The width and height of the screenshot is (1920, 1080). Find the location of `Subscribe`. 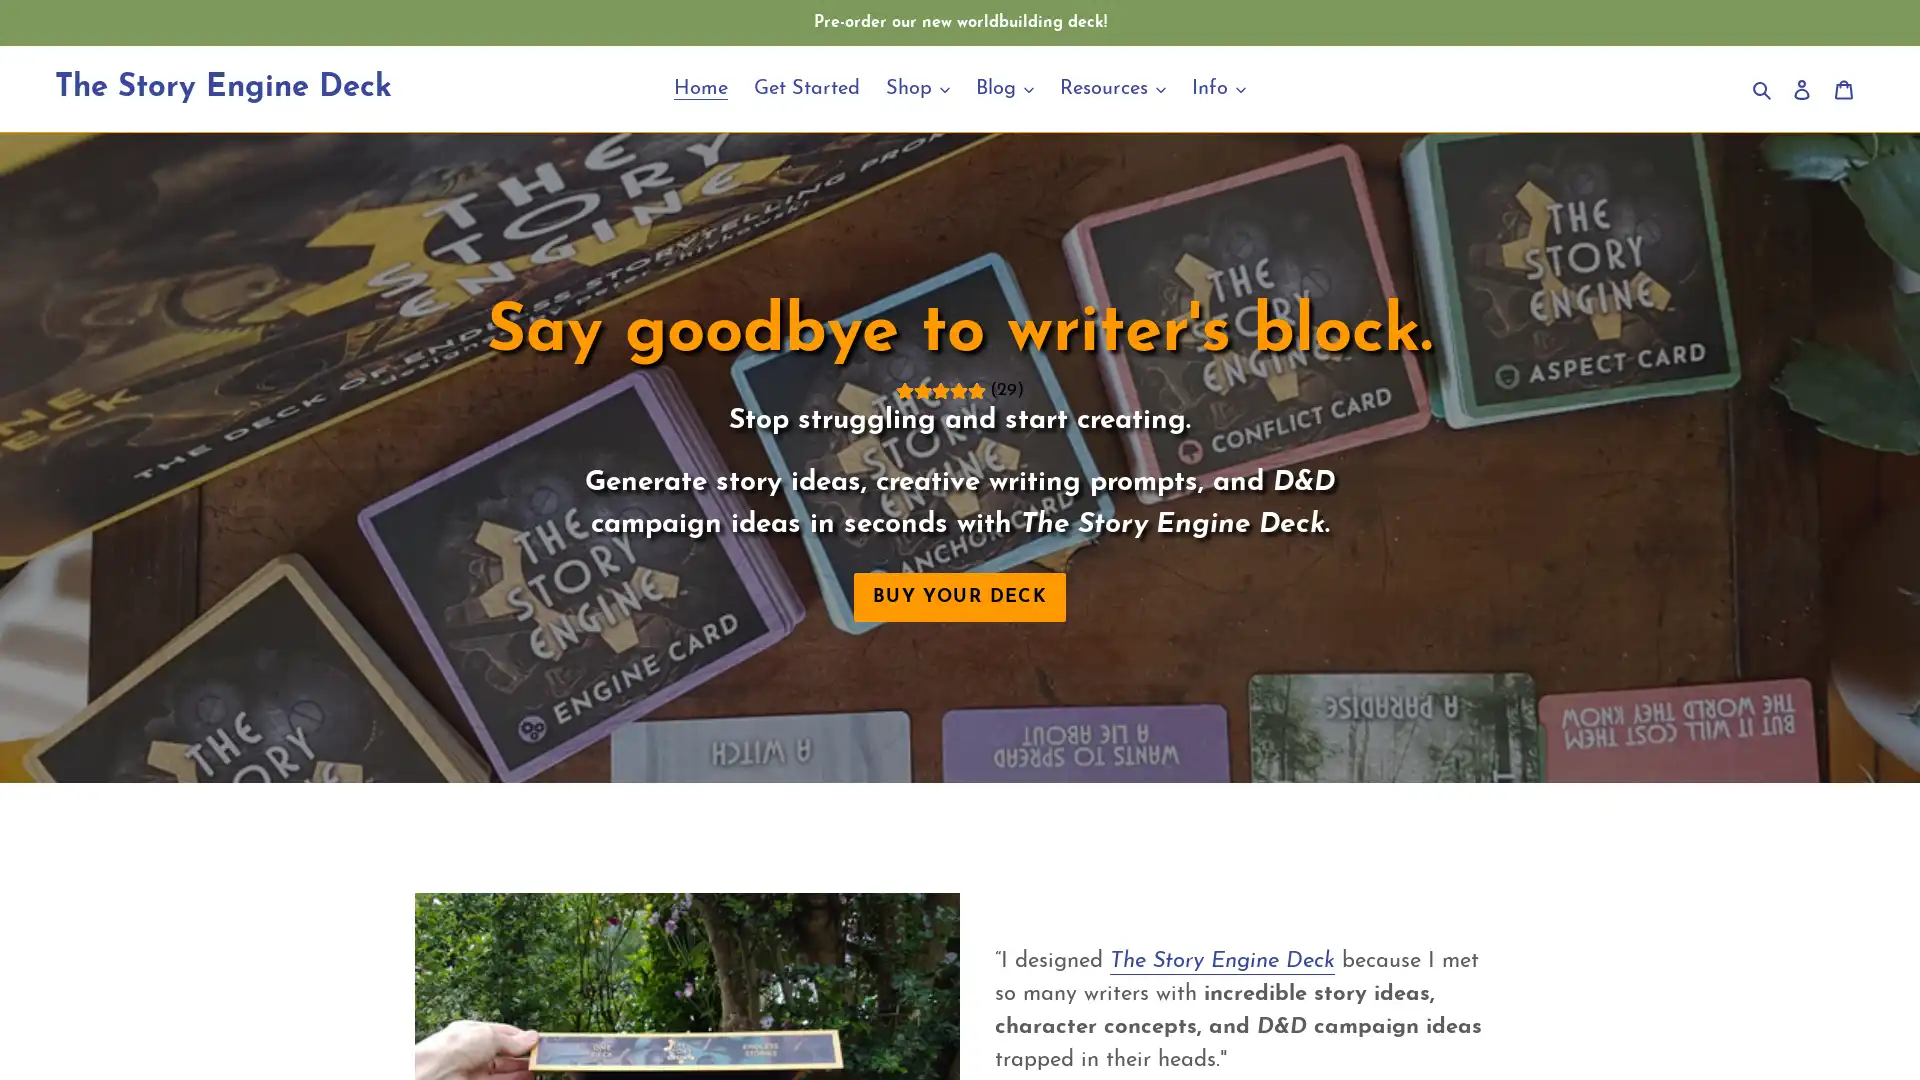

Subscribe is located at coordinates (1098, 744).